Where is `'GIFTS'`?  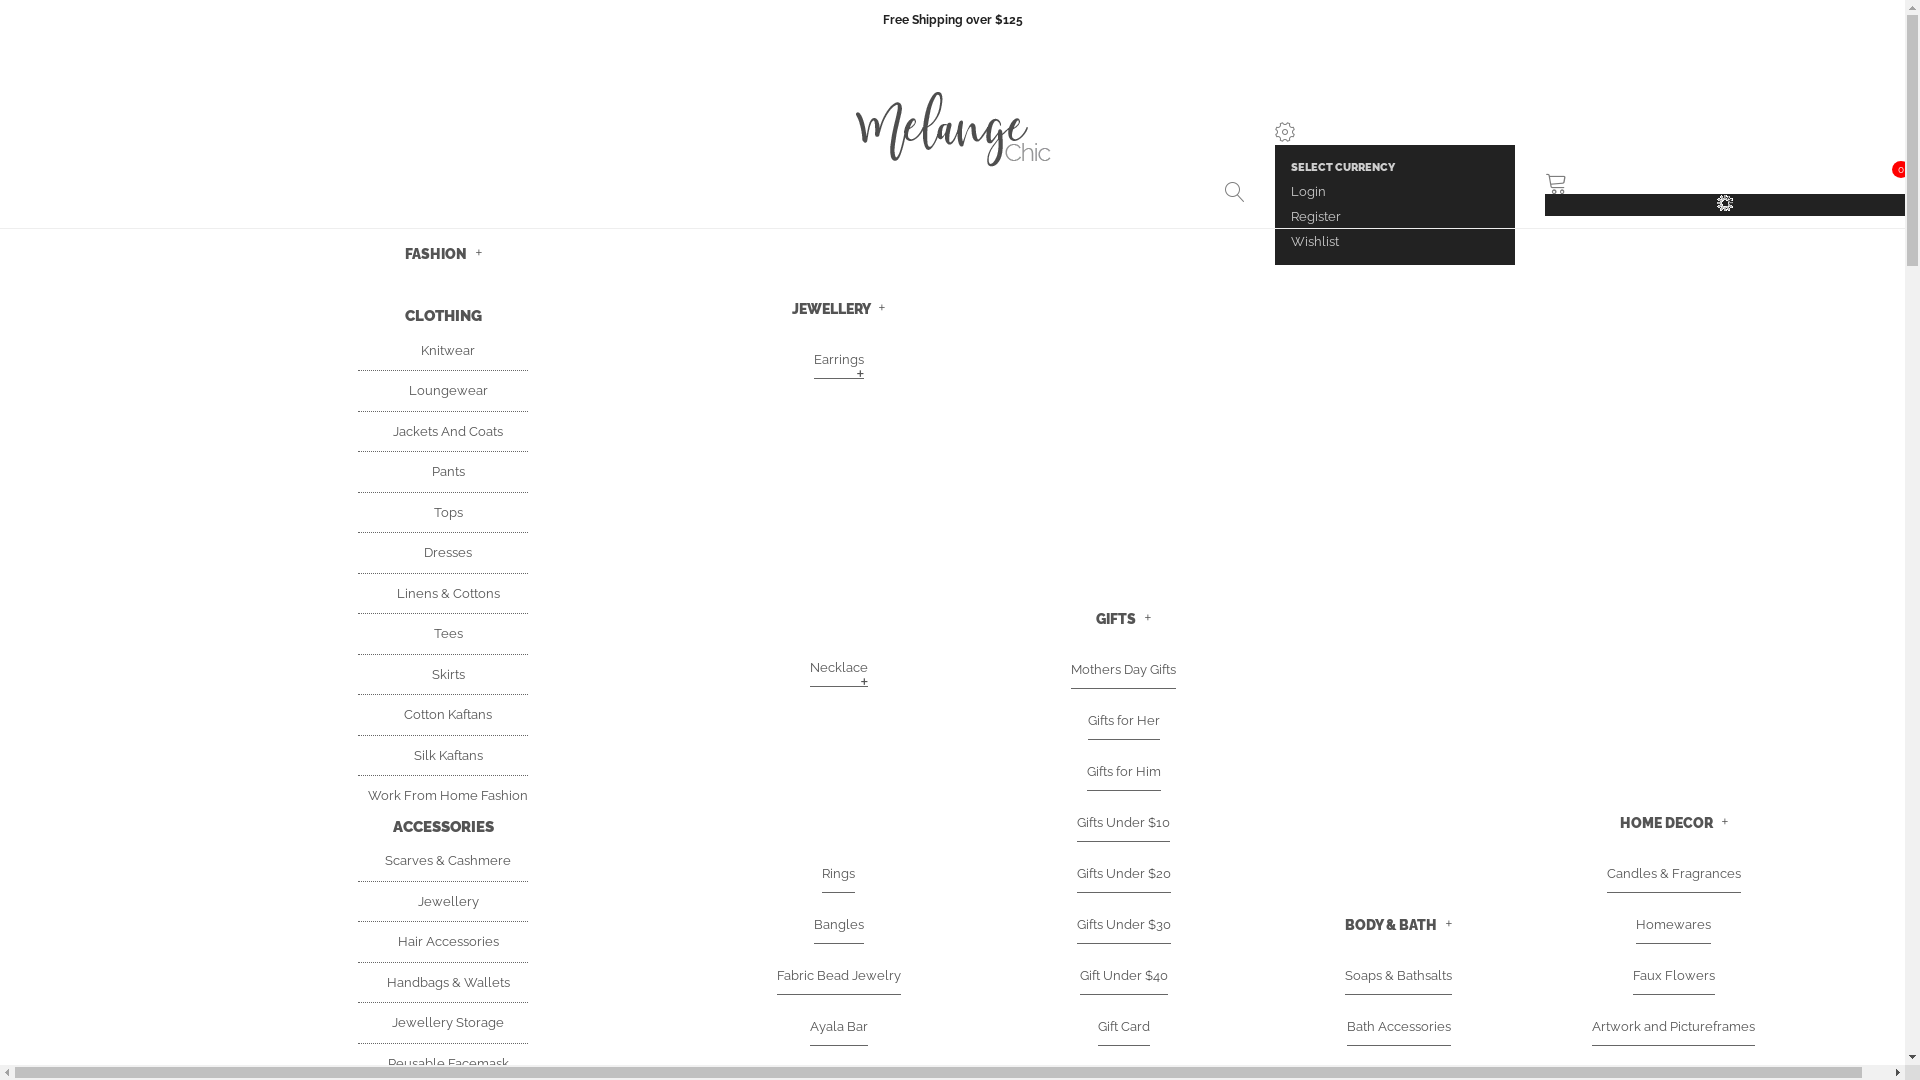 'GIFTS' is located at coordinates (1094, 617).